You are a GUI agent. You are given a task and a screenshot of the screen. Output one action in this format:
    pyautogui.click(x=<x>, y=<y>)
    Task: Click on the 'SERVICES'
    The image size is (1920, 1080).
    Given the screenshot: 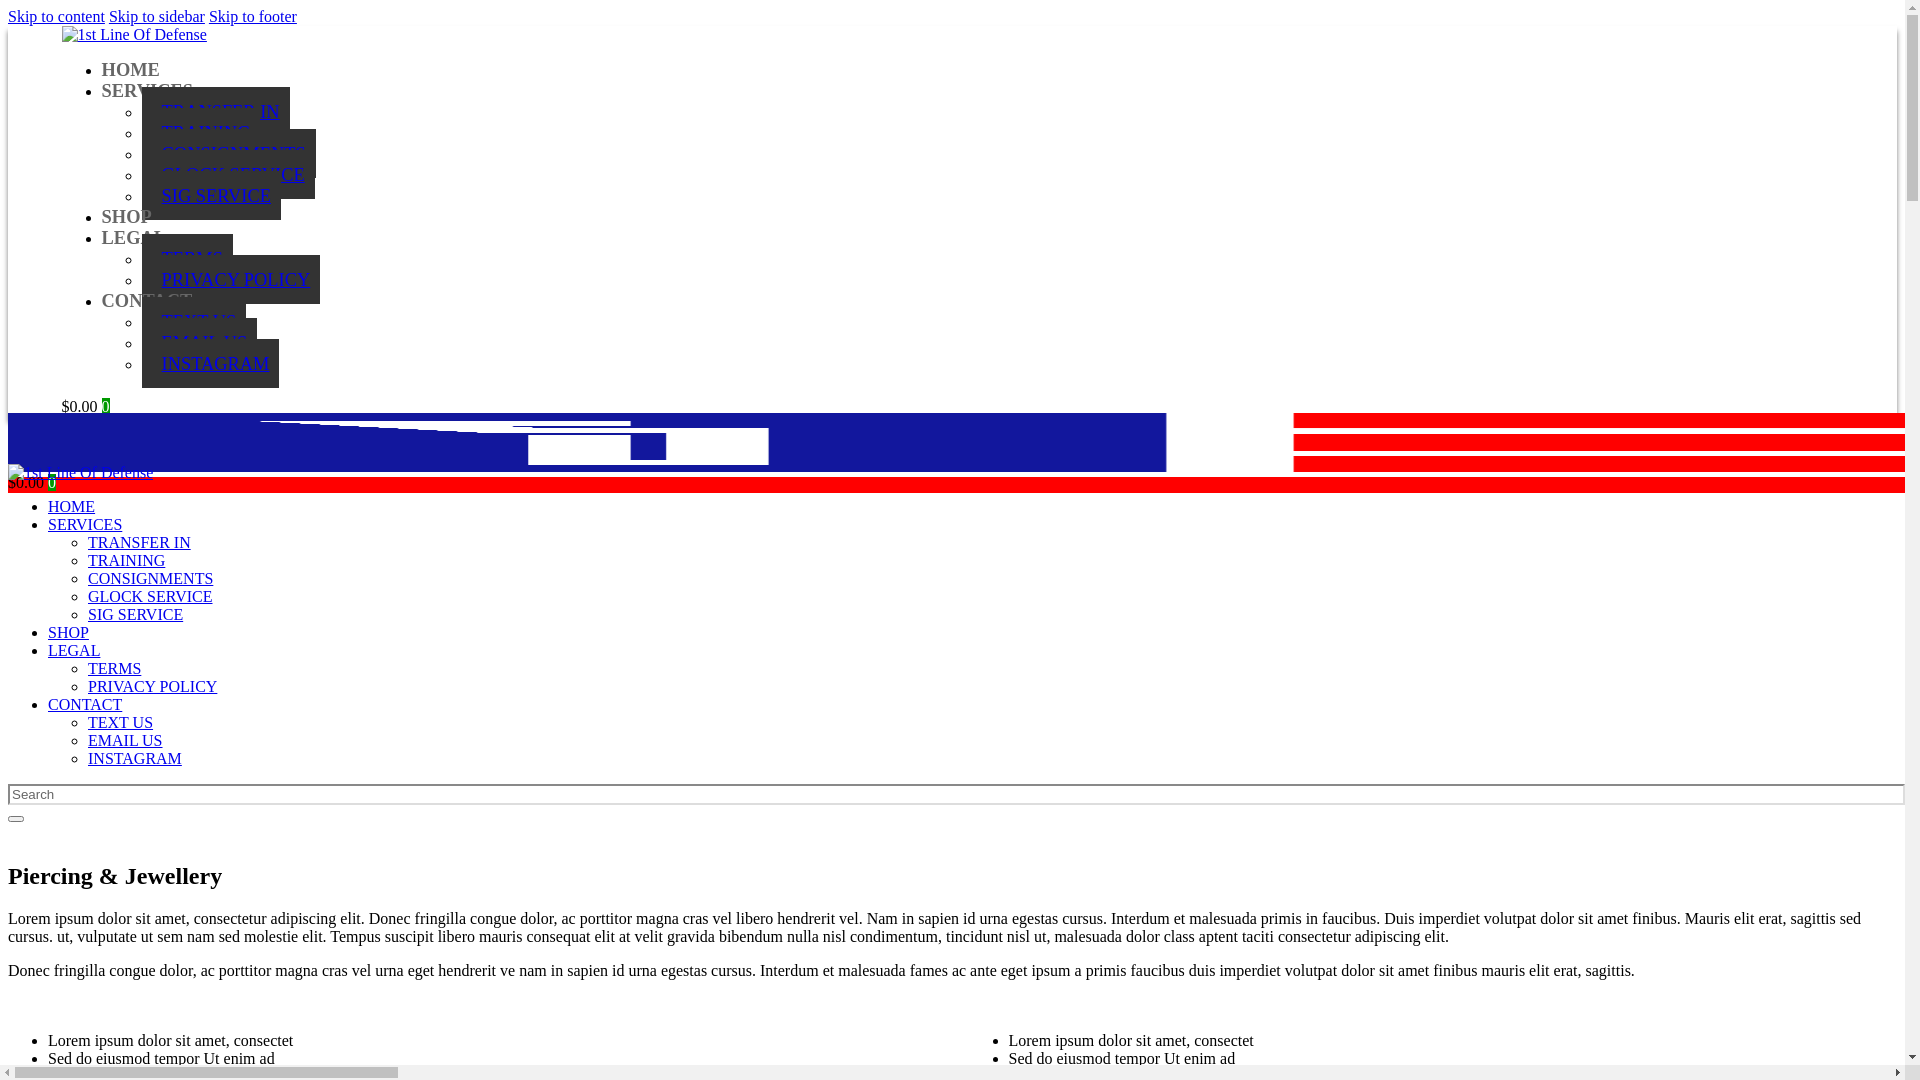 What is the action you would take?
    pyautogui.click(x=100, y=91)
    